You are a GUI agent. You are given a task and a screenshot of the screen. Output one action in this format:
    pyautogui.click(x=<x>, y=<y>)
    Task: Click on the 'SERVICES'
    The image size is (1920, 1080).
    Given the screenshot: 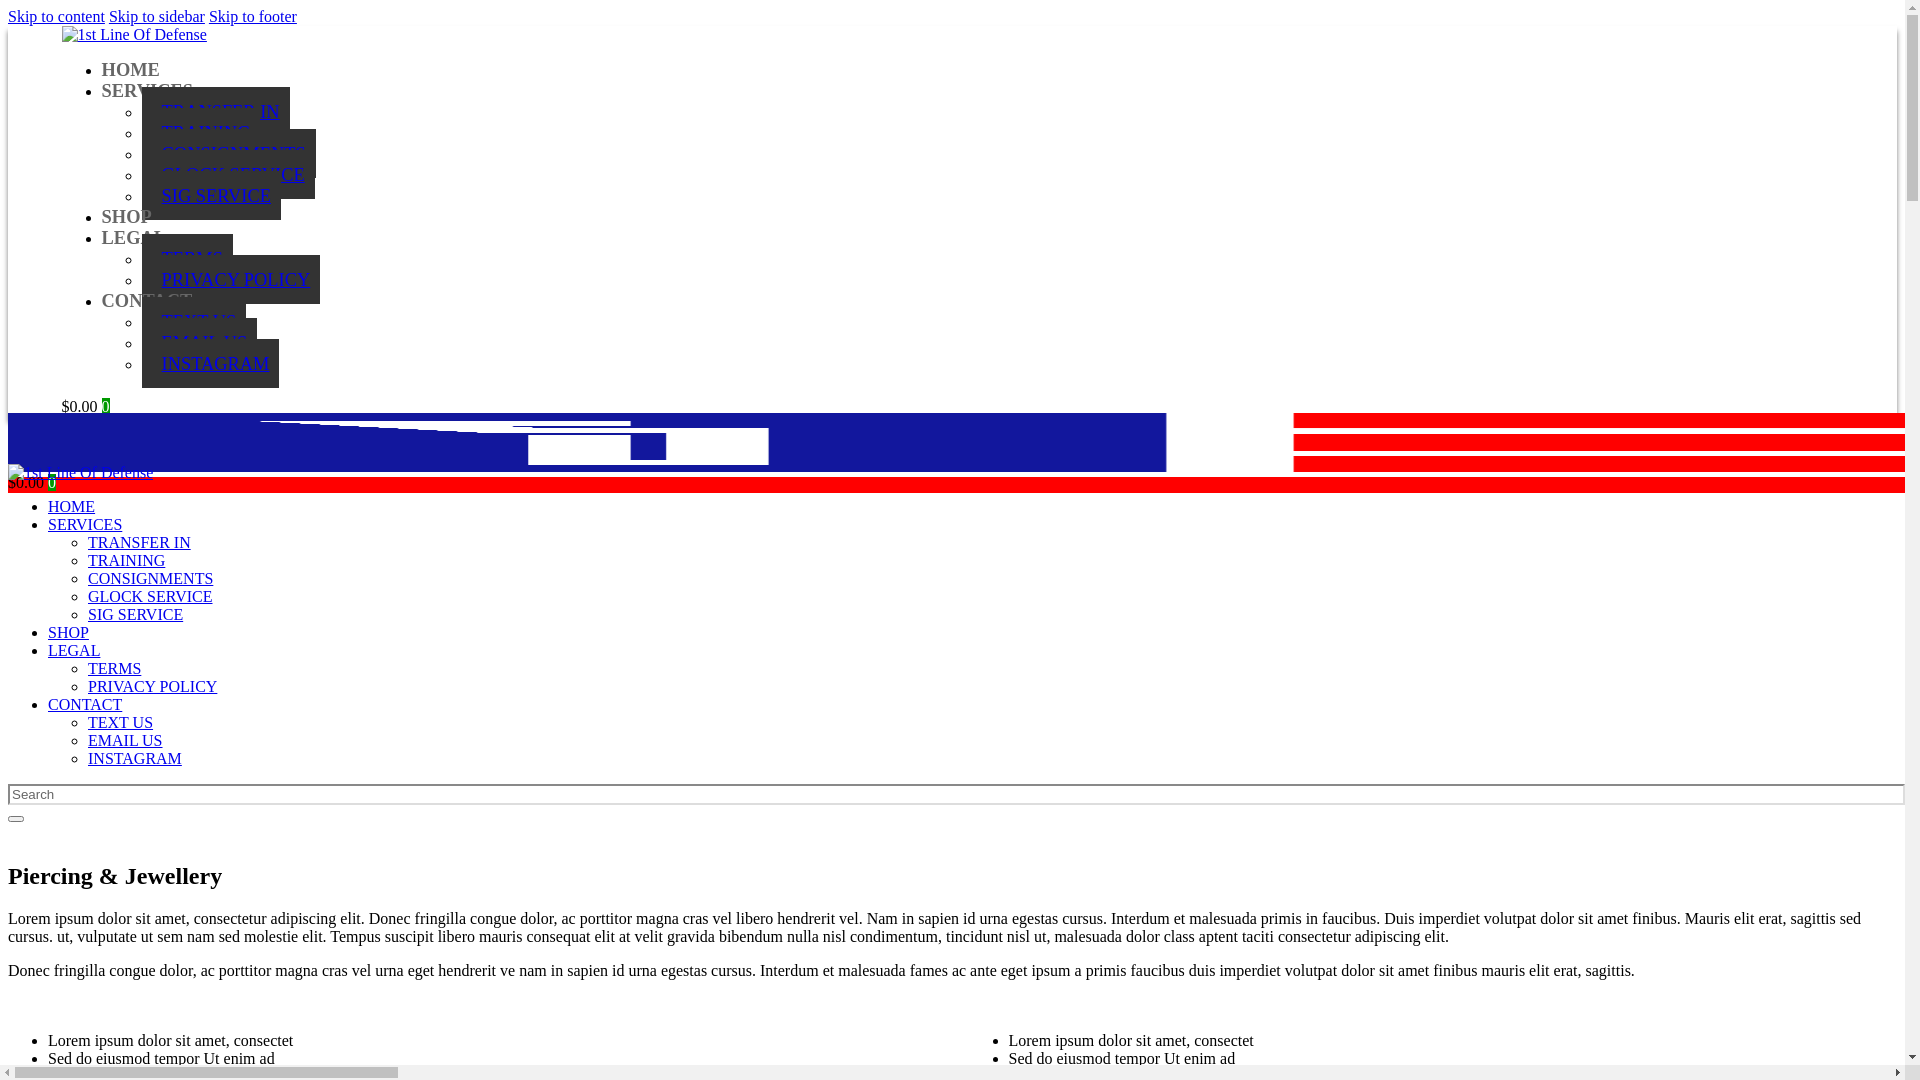 What is the action you would take?
    pyautogui.click(x=100, y=91)
    